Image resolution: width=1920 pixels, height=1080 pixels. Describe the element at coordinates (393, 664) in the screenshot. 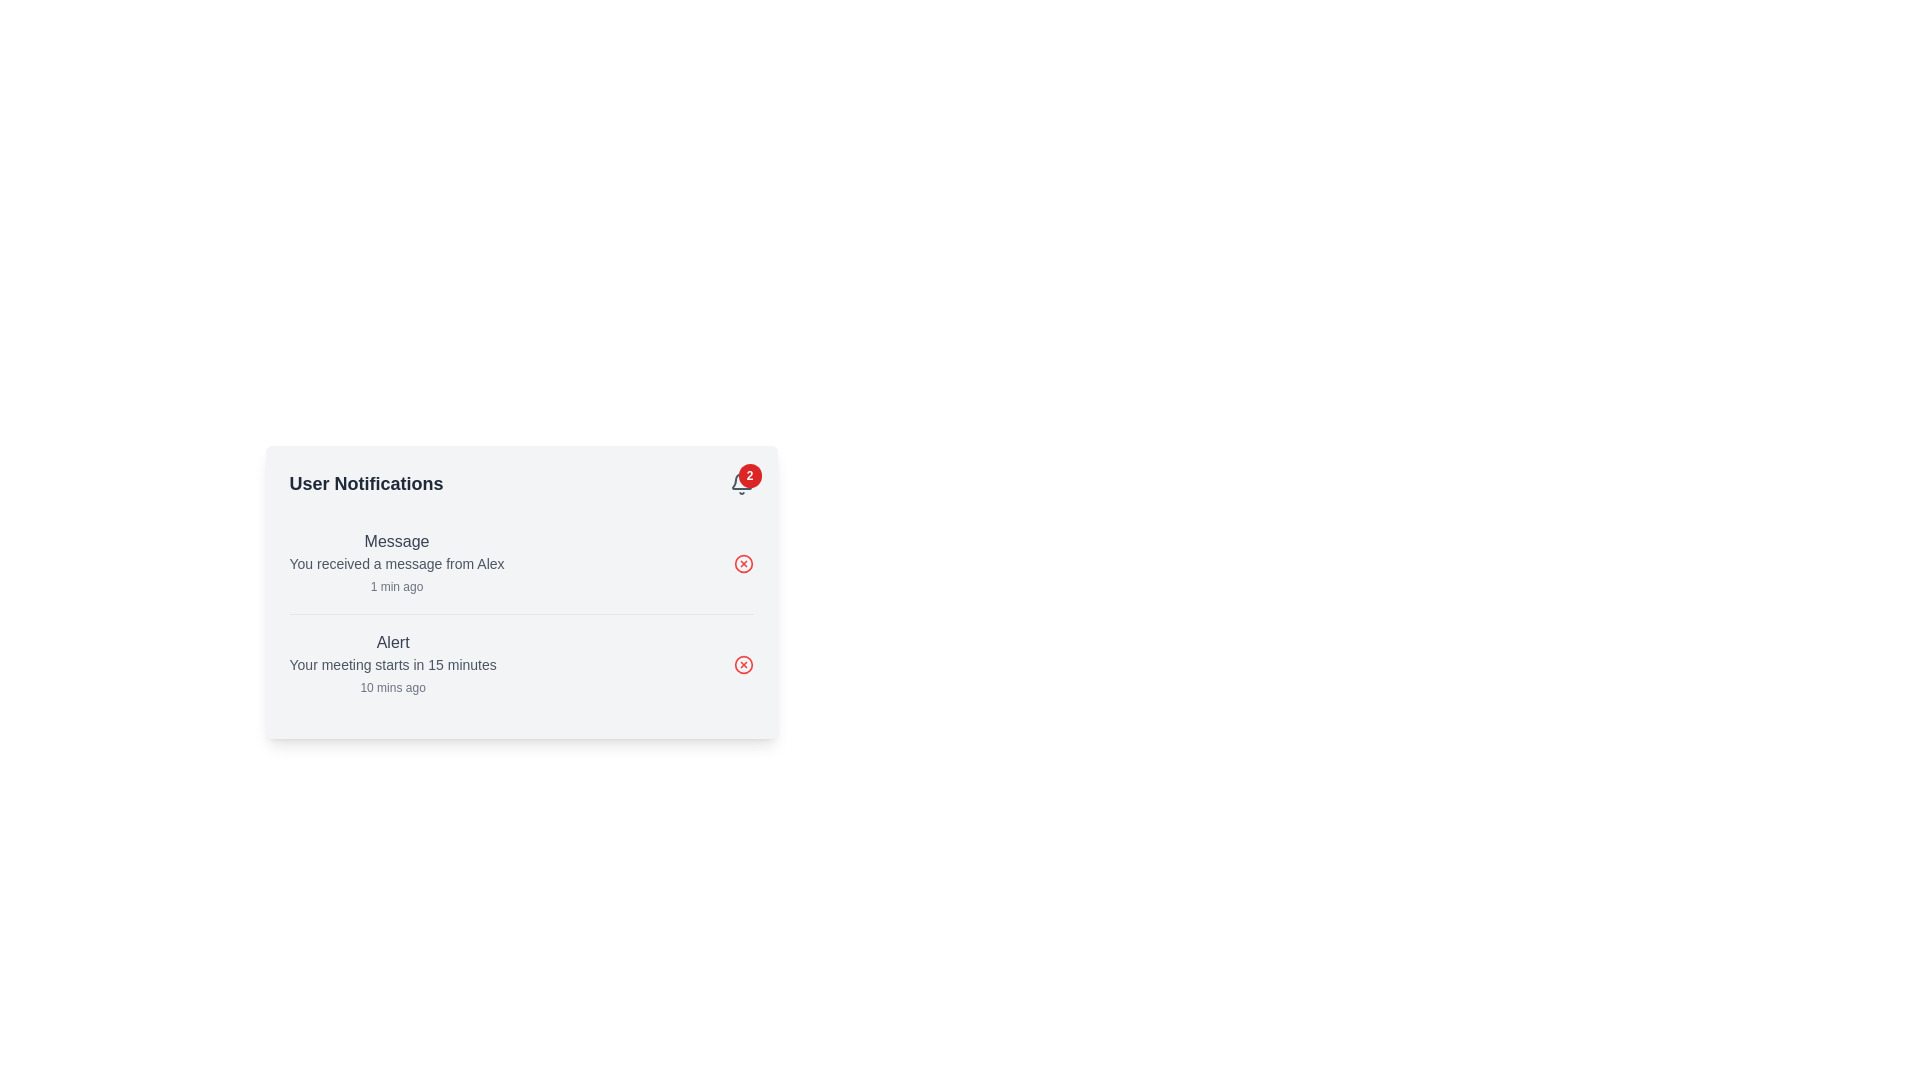

I see `the text message saying 'Your meeting starts in 15 minutes' located in the notification panel under the title 'Alert'` at that location.